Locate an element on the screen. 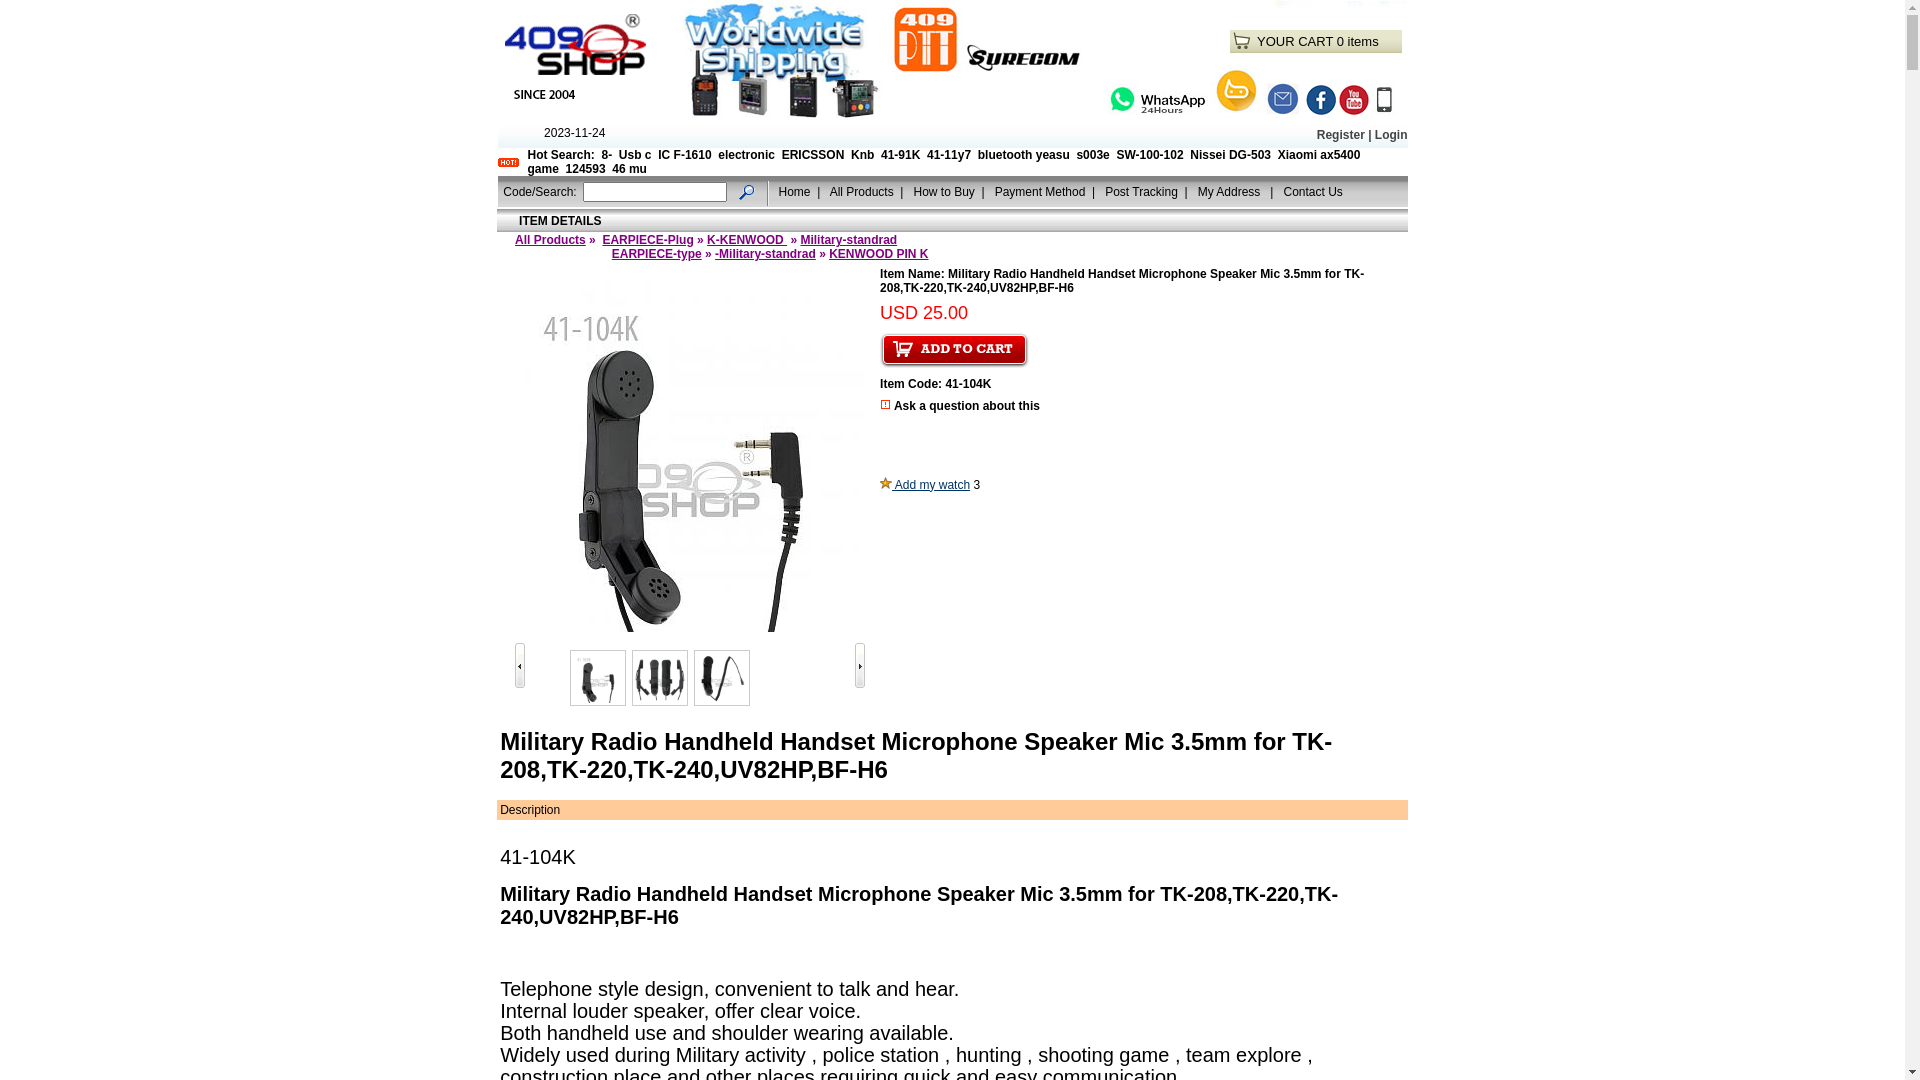  'electronic' is located at coordinates (745, 153).